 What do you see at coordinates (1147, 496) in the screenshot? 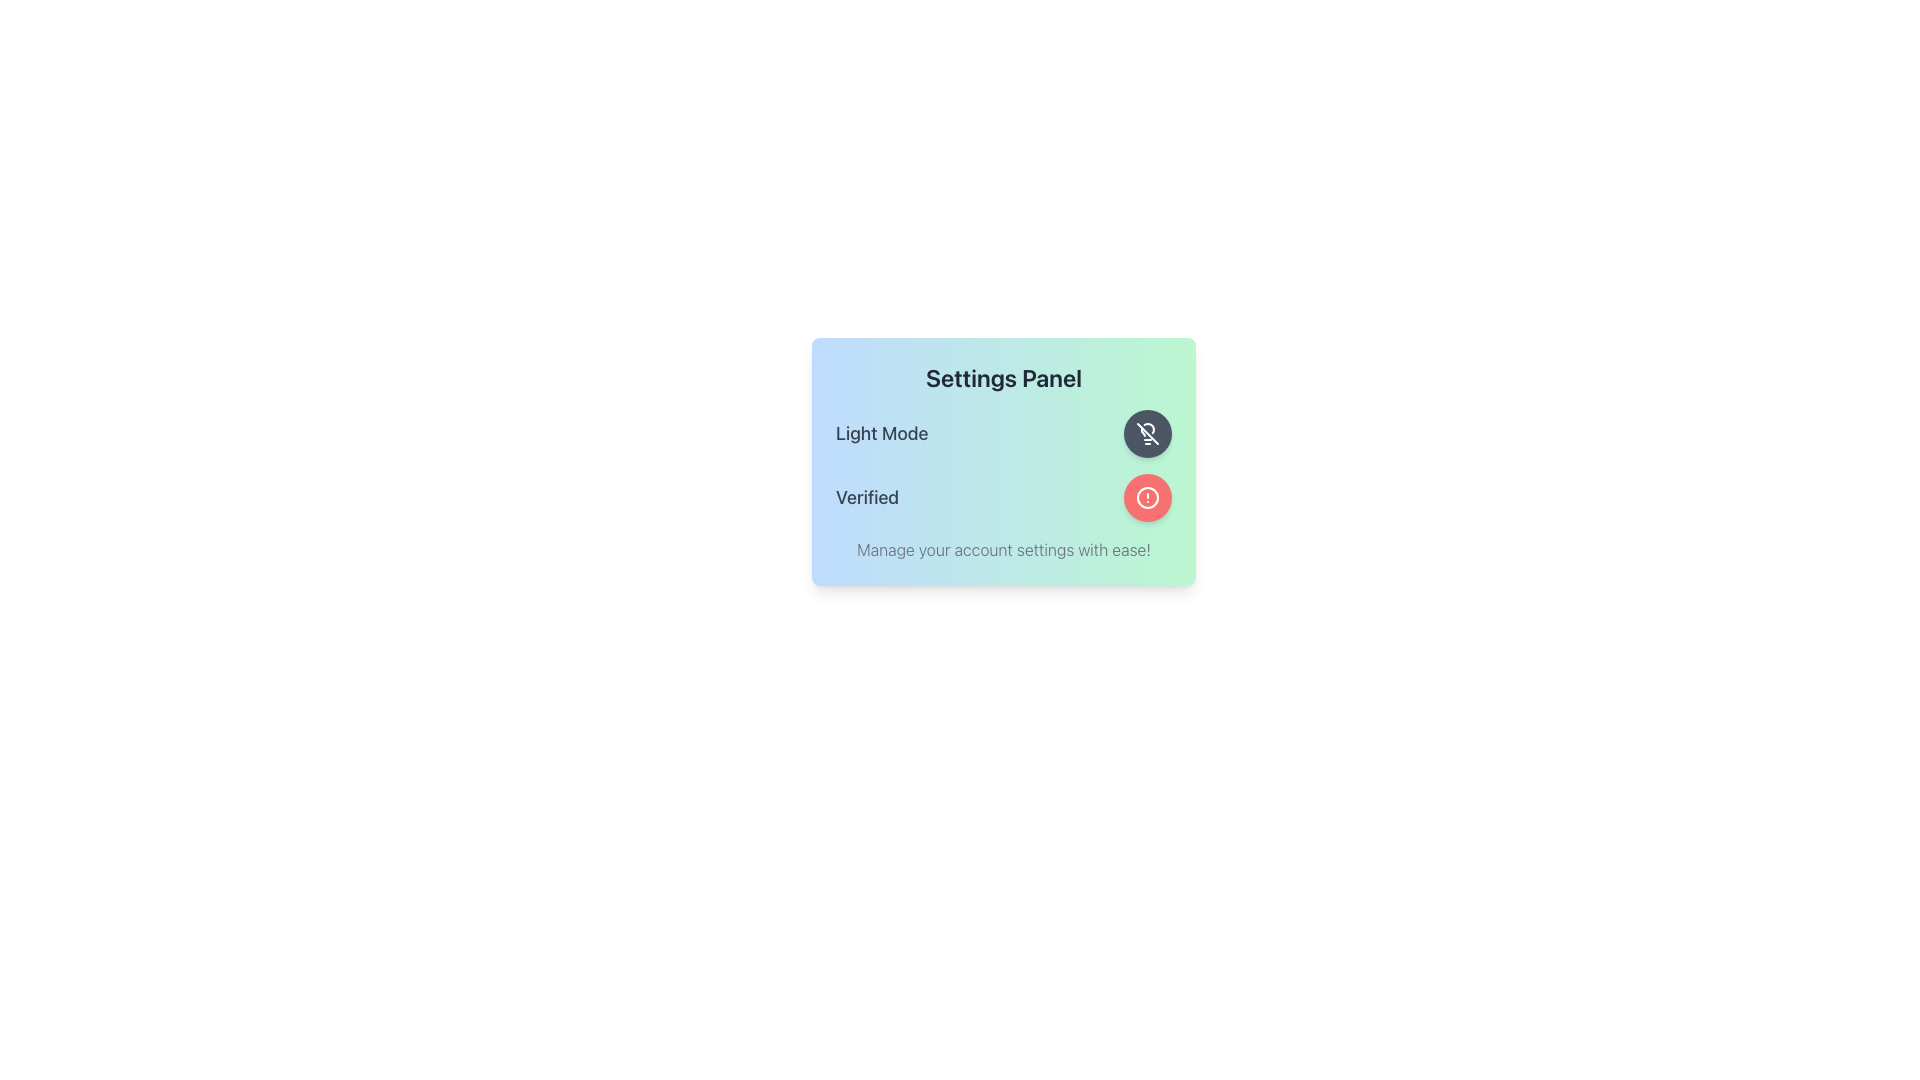
I see `the circular red alert icon located next to the 'Verified' label in the settings panel interface` at bounding box center [1147, 496].